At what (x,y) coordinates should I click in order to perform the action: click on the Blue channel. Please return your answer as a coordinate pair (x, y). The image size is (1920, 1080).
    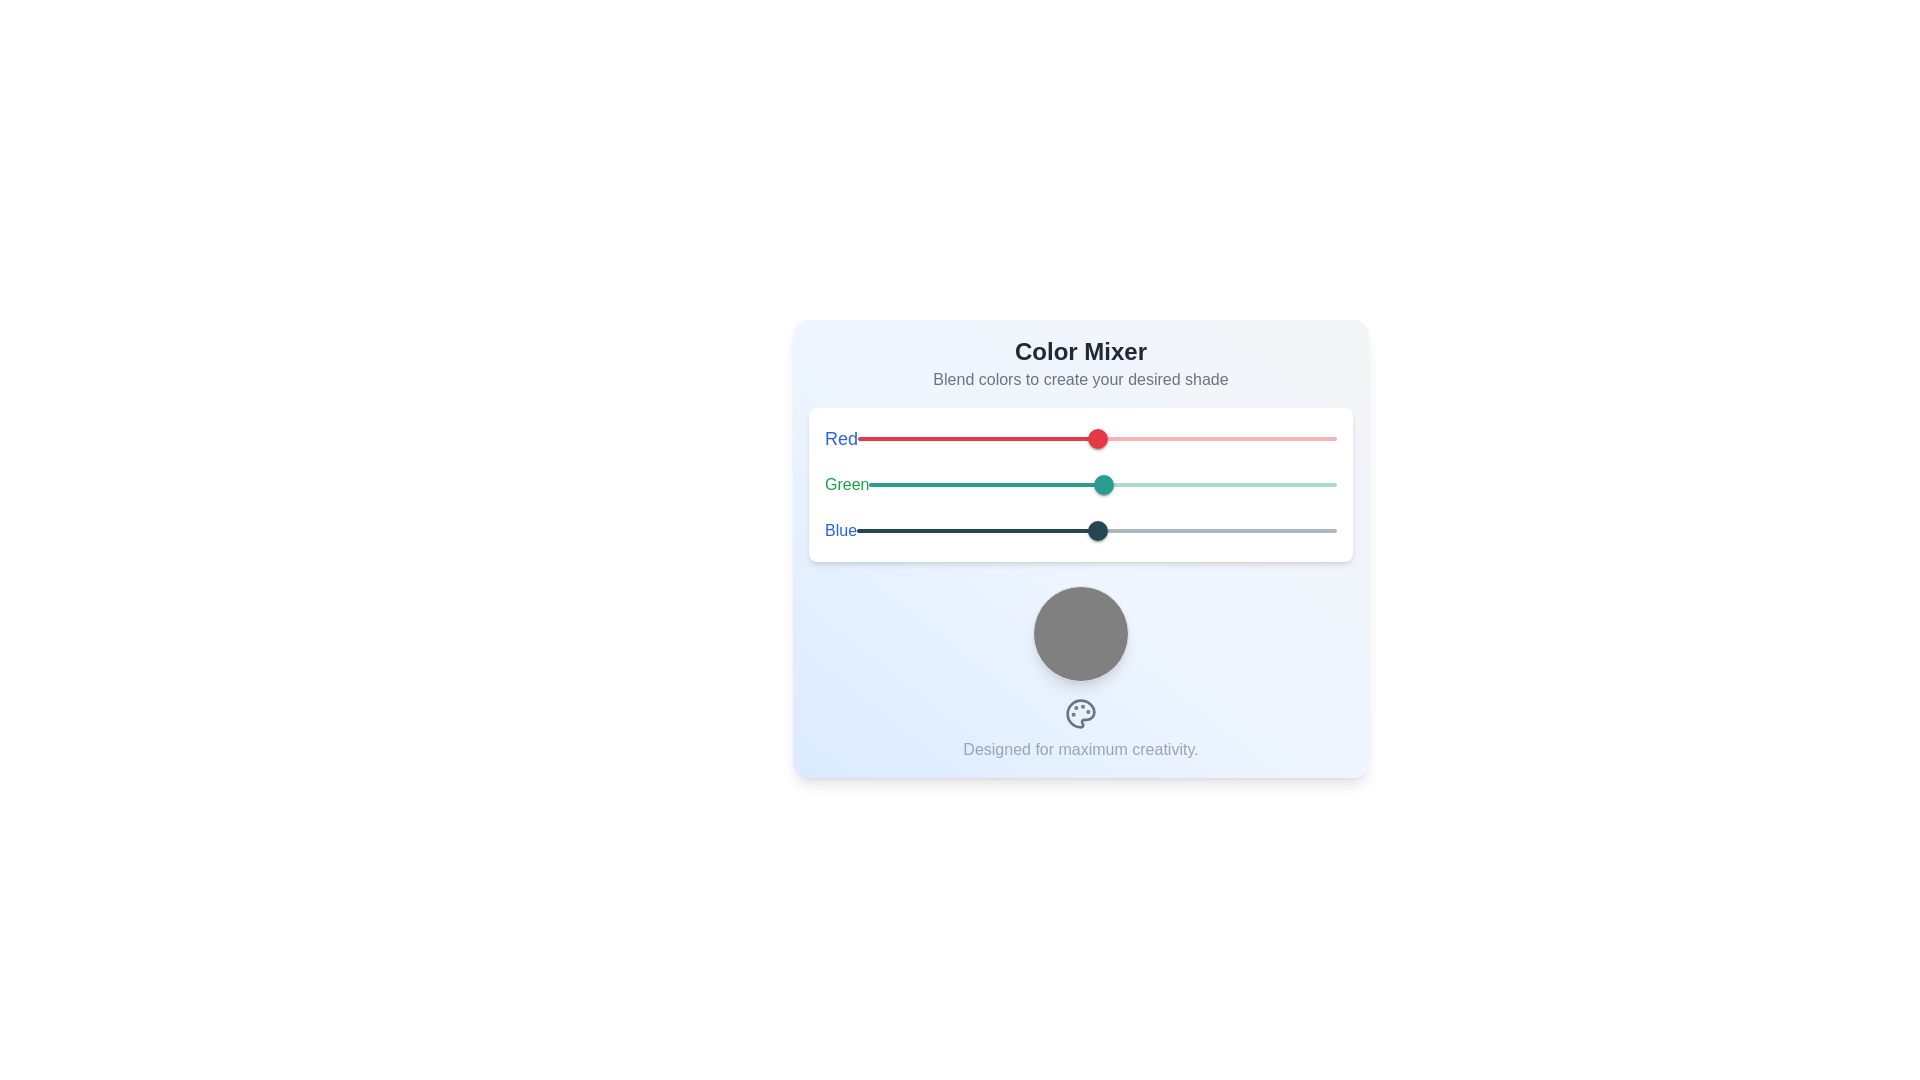
    Looking at the image, I should click on (1124, 530).